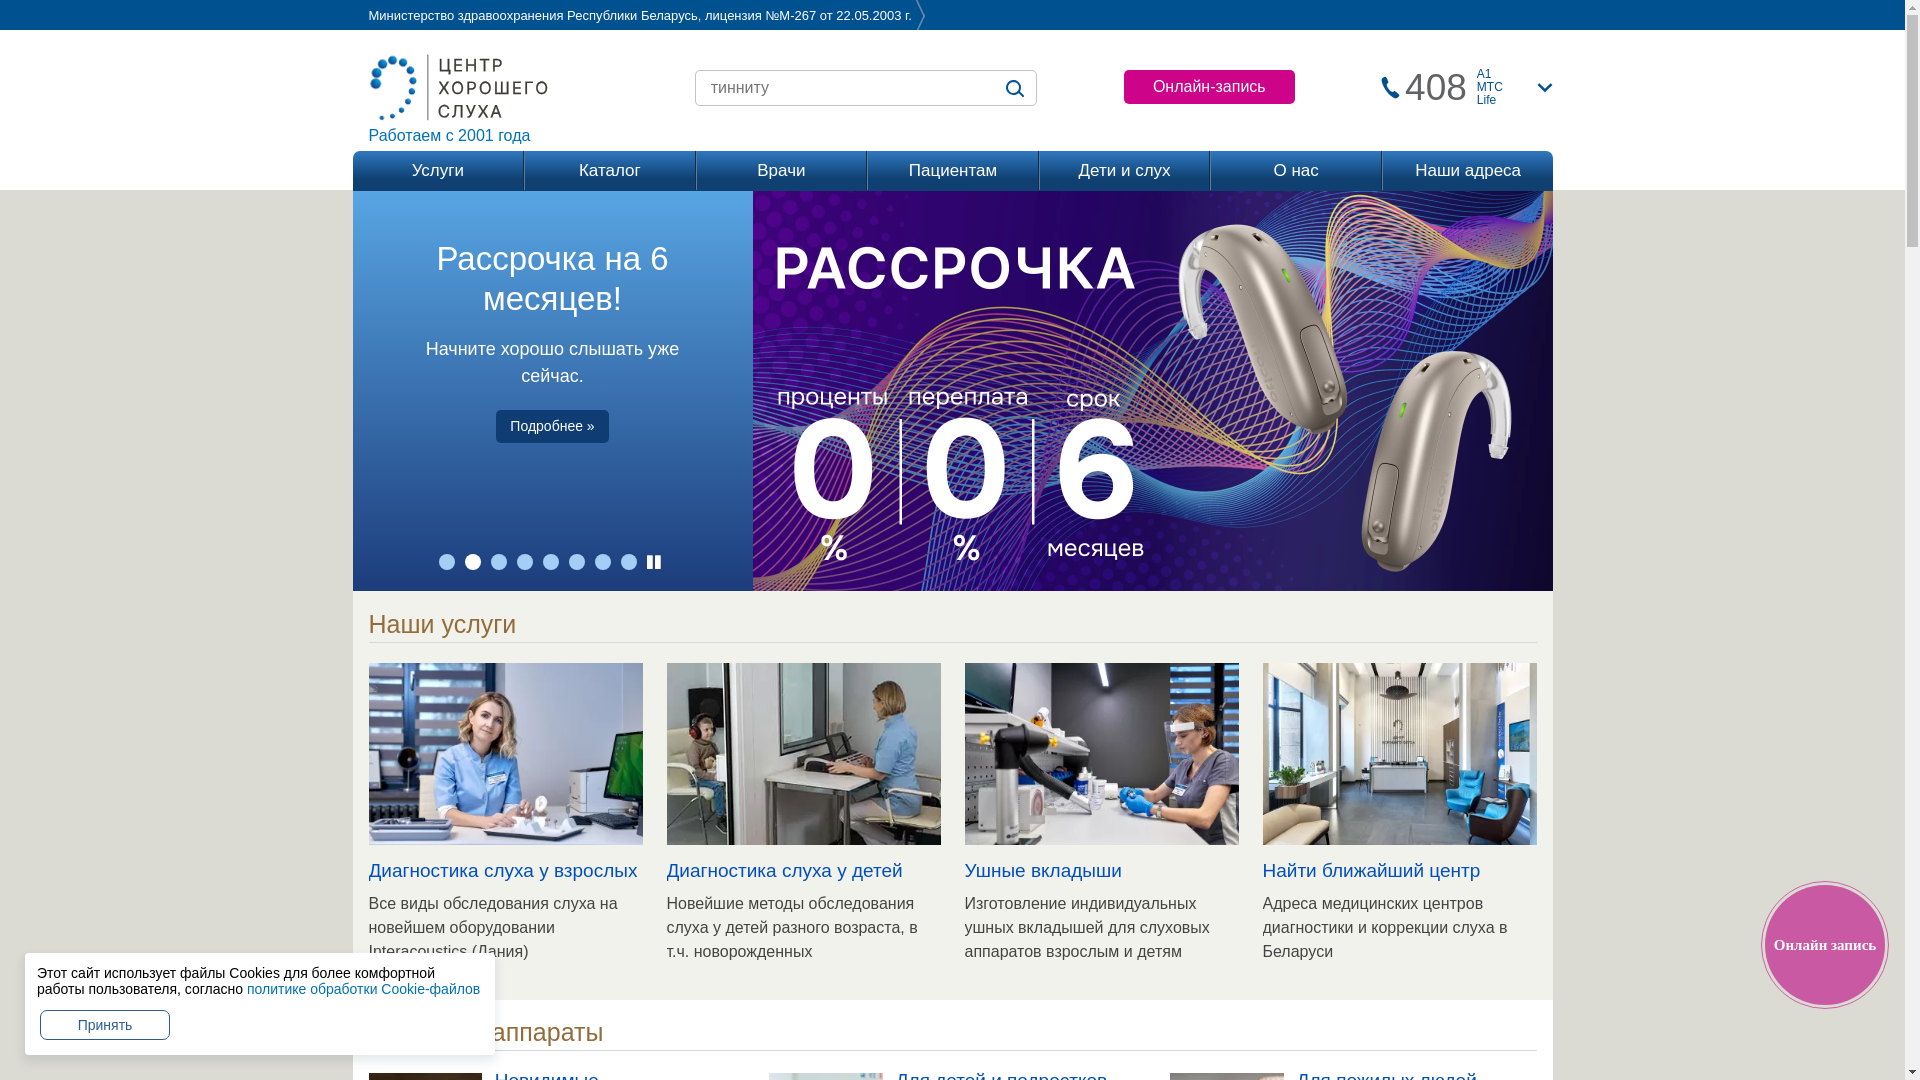  I want to click on '408', so click(1434, 86).